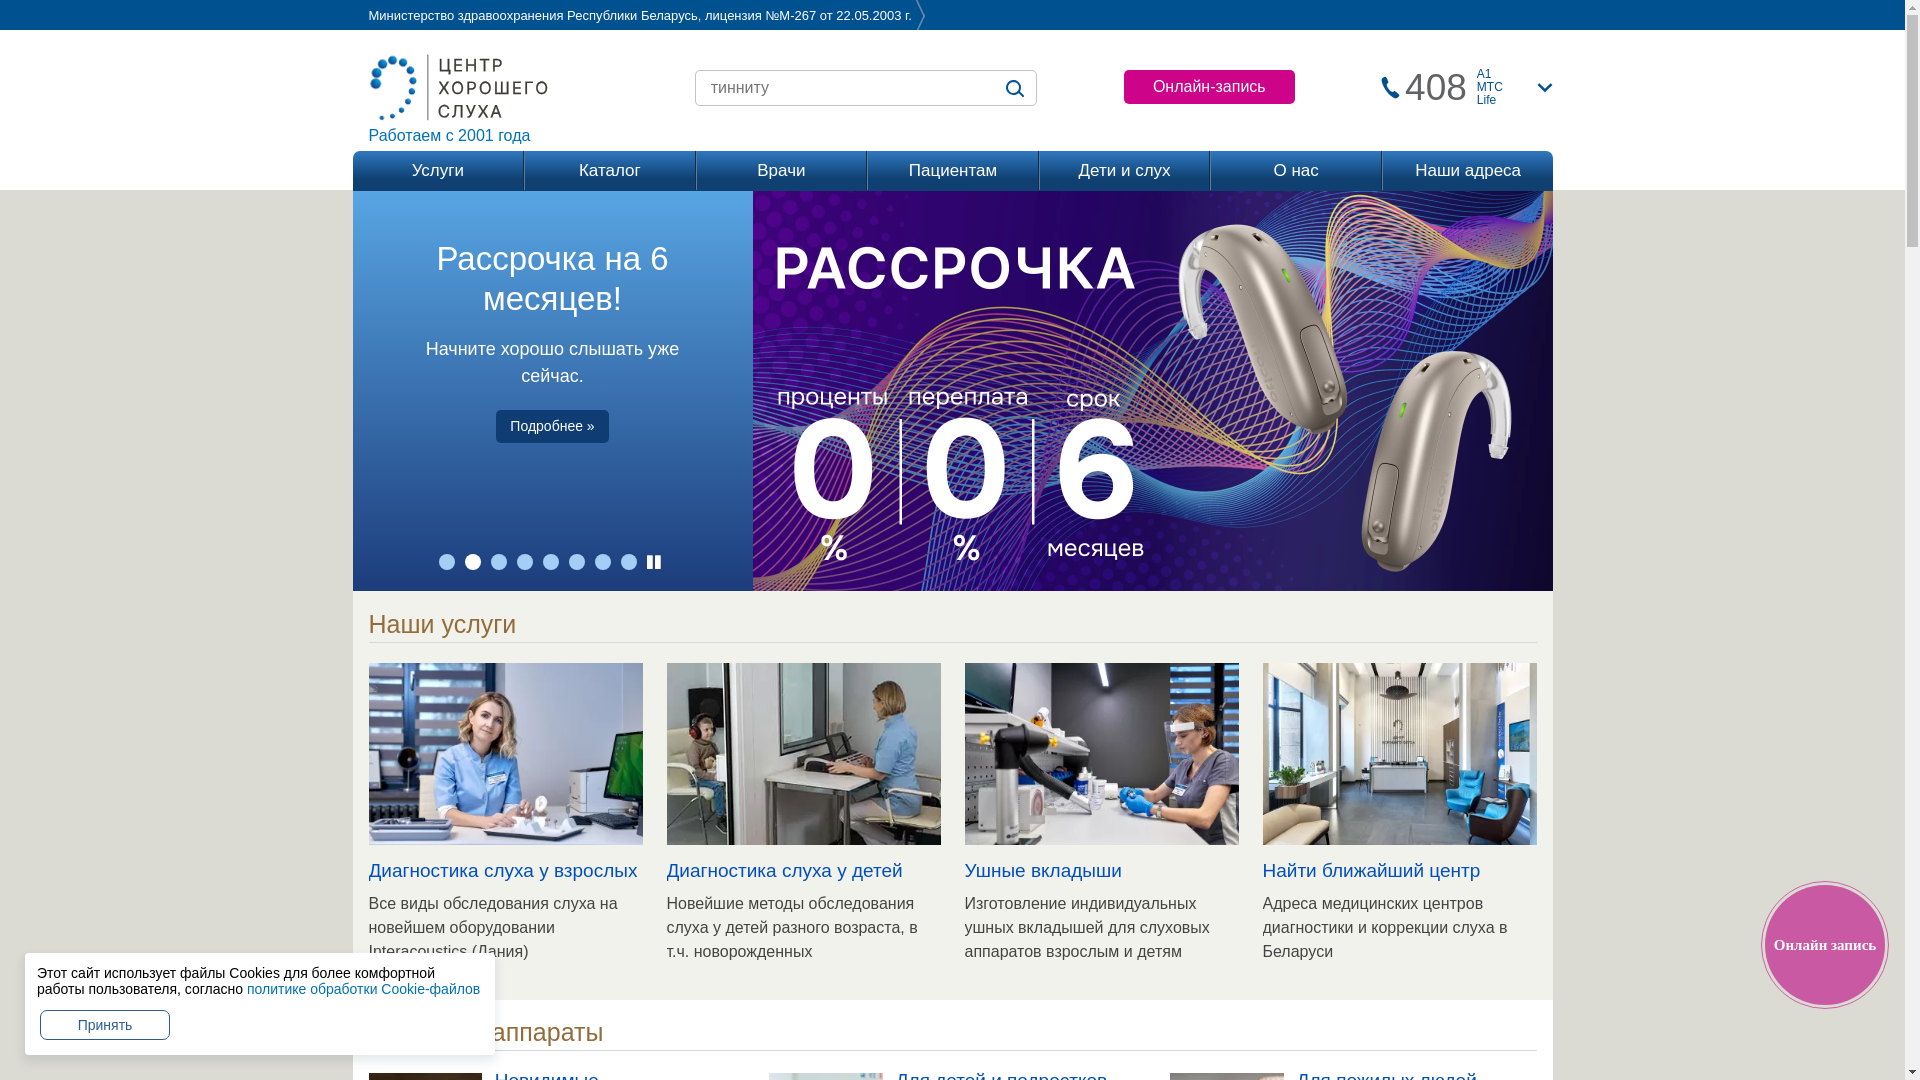  I want to click on '408', so click(1434, 86).